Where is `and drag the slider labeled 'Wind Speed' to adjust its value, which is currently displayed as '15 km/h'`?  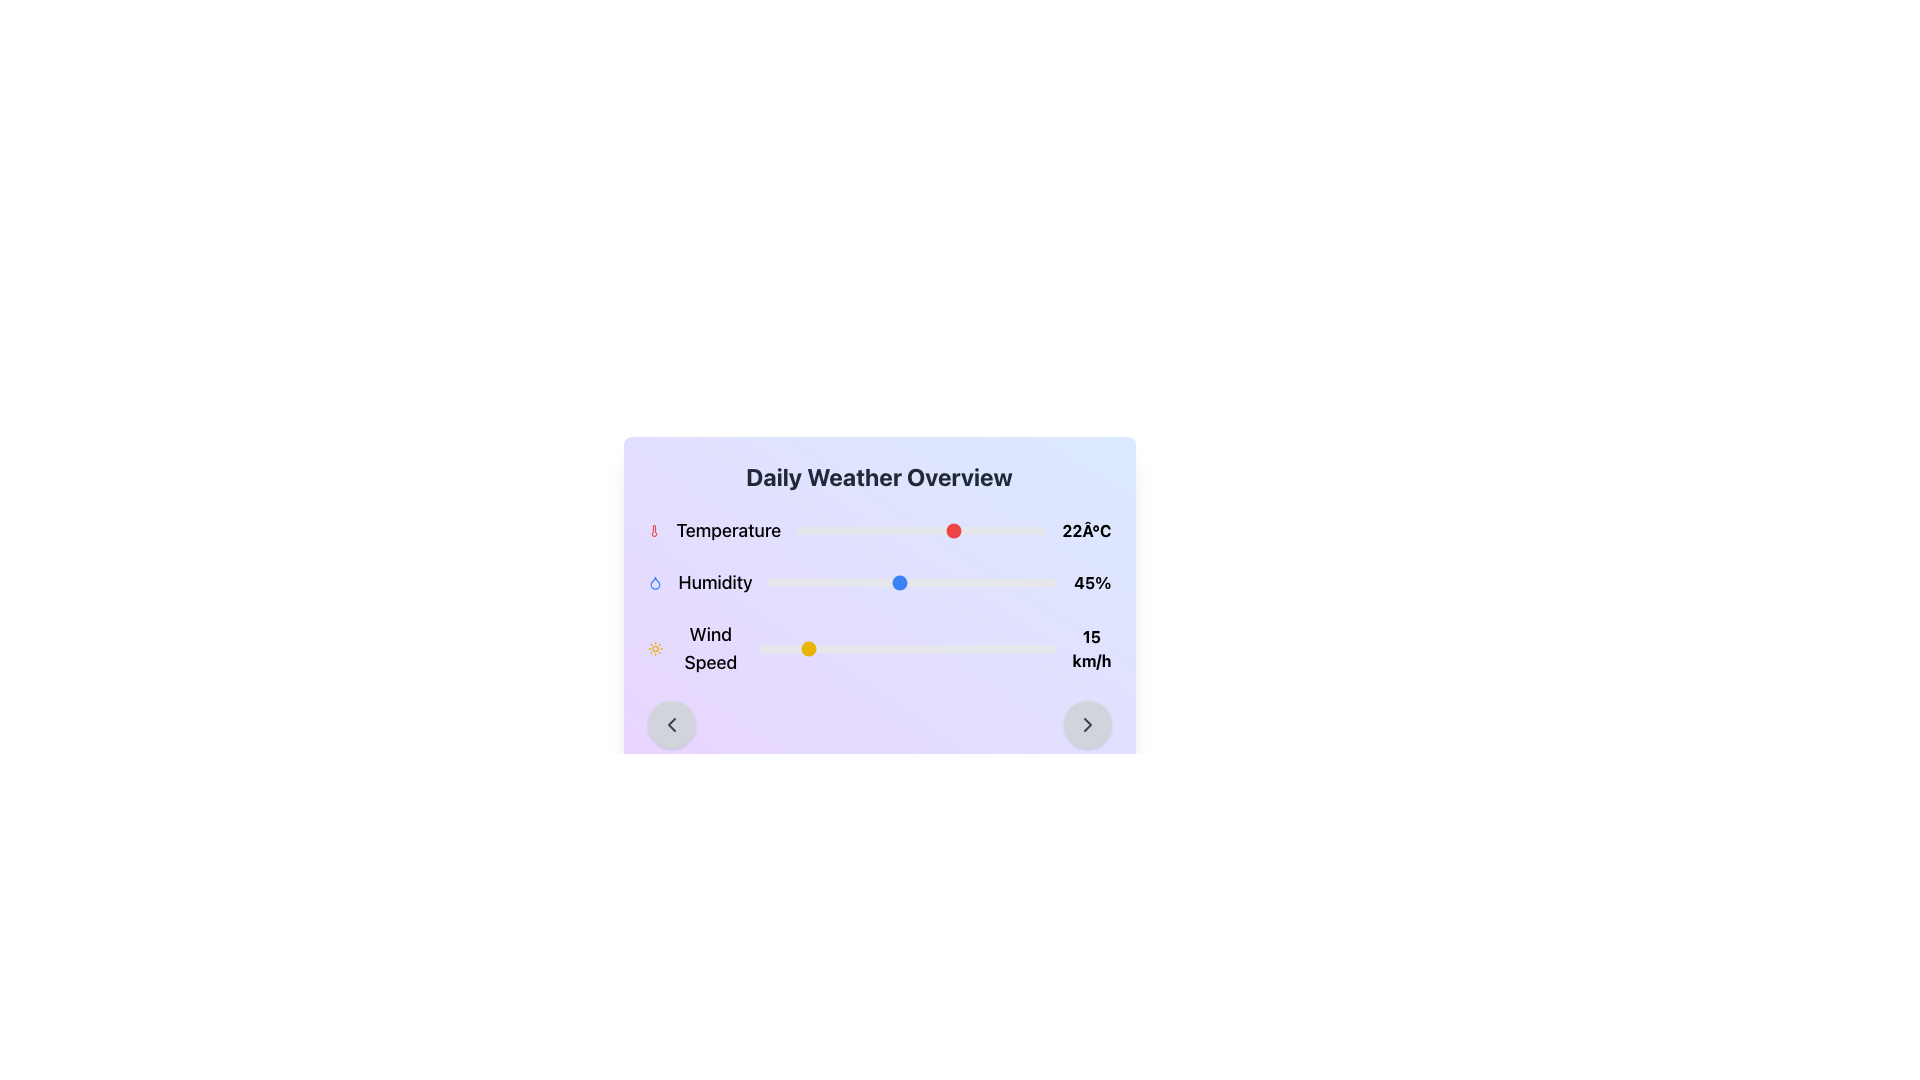
and drag the slider labeled 'Wind Speed' to adjust its value, which is currently displayed as '15 km/h' is located at coordinates (879, 648).